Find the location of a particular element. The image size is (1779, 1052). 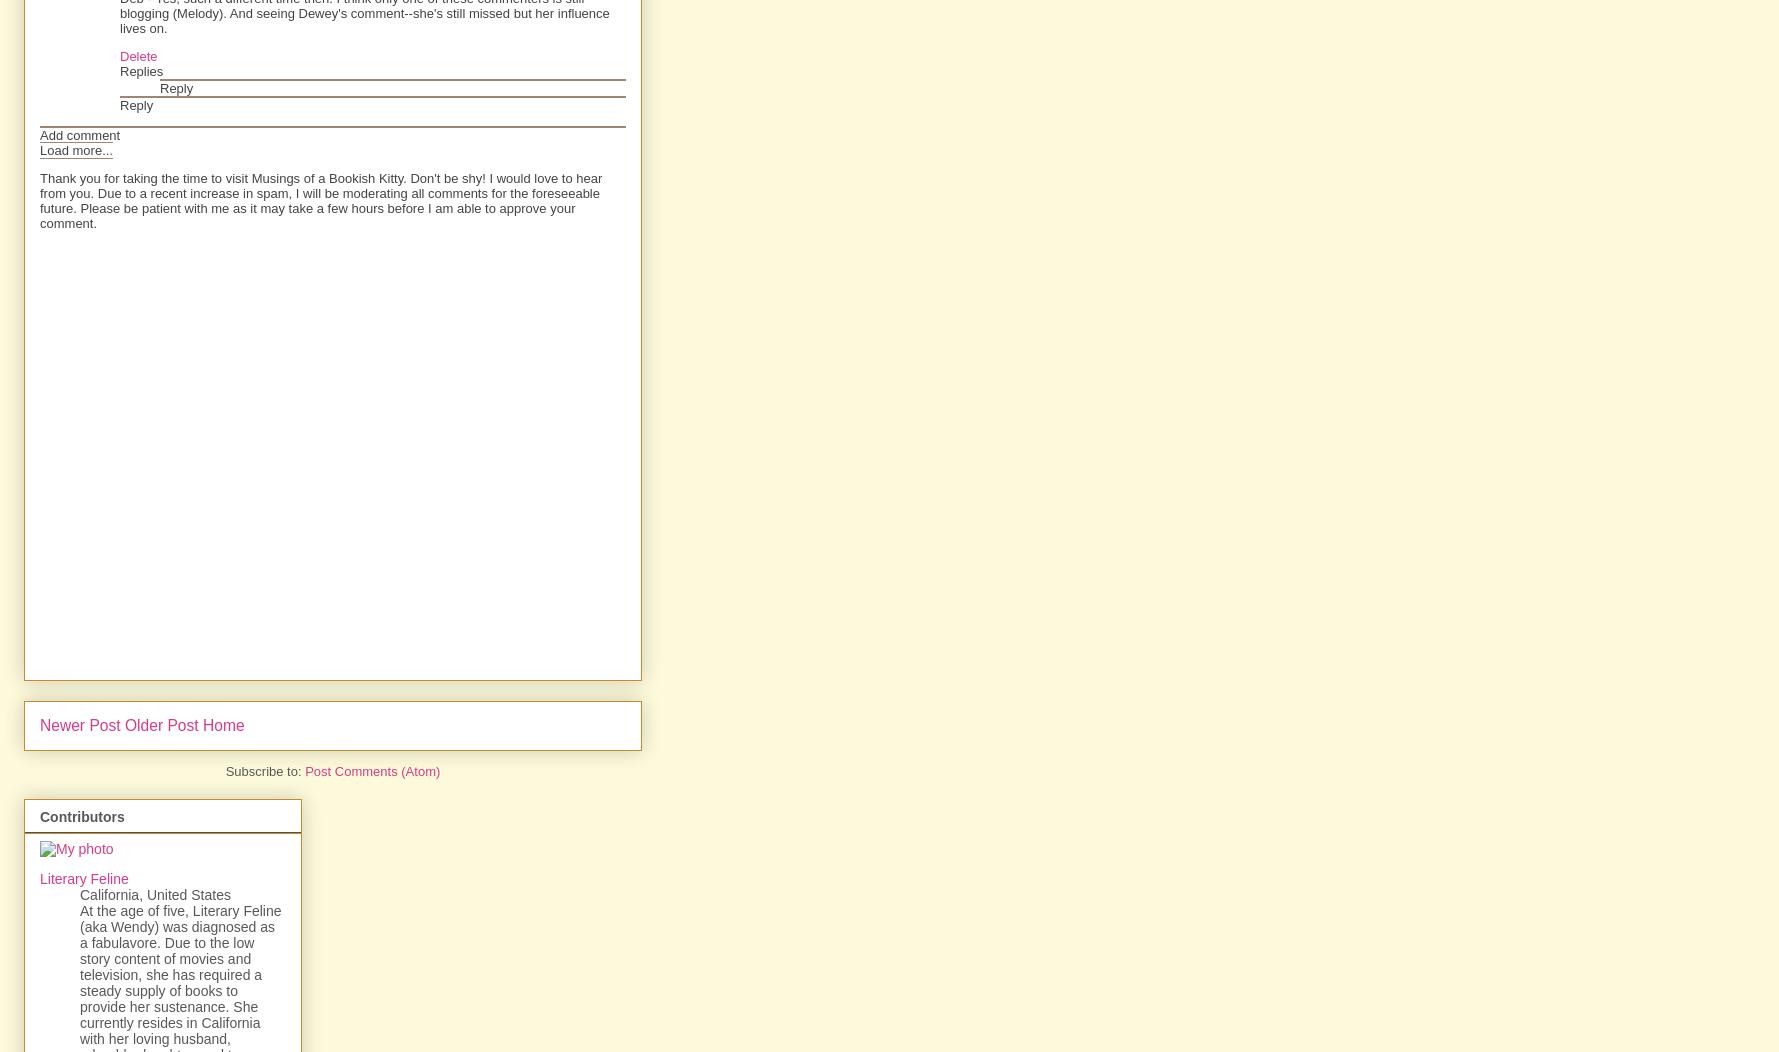

'Subscribe to:' is located at coordinates (264, 770).